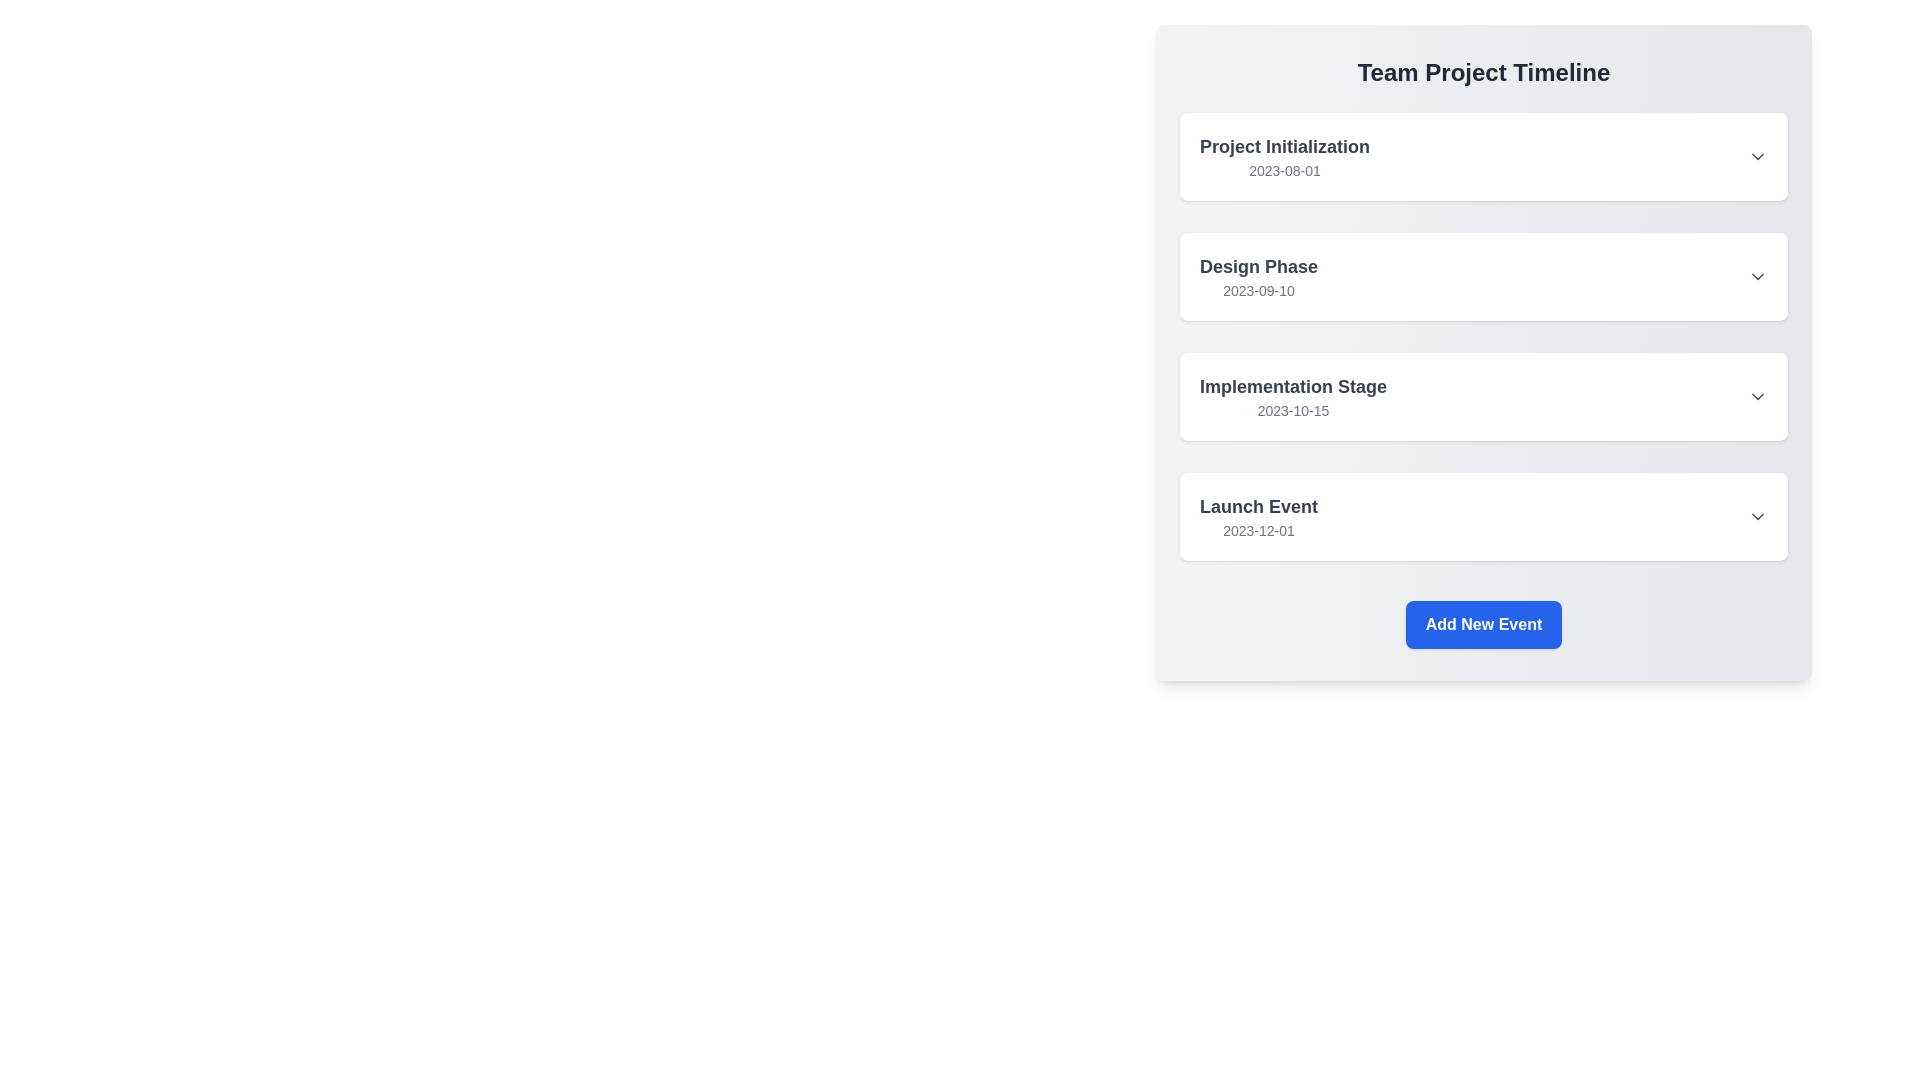  Describe the element at coordinates (1257, 530) in the screenshot. I see `the Text Label displaying the date associated with the 'Launch Event', which is located on the right side of the interface, below the 'Launch Event' text element` at that location.